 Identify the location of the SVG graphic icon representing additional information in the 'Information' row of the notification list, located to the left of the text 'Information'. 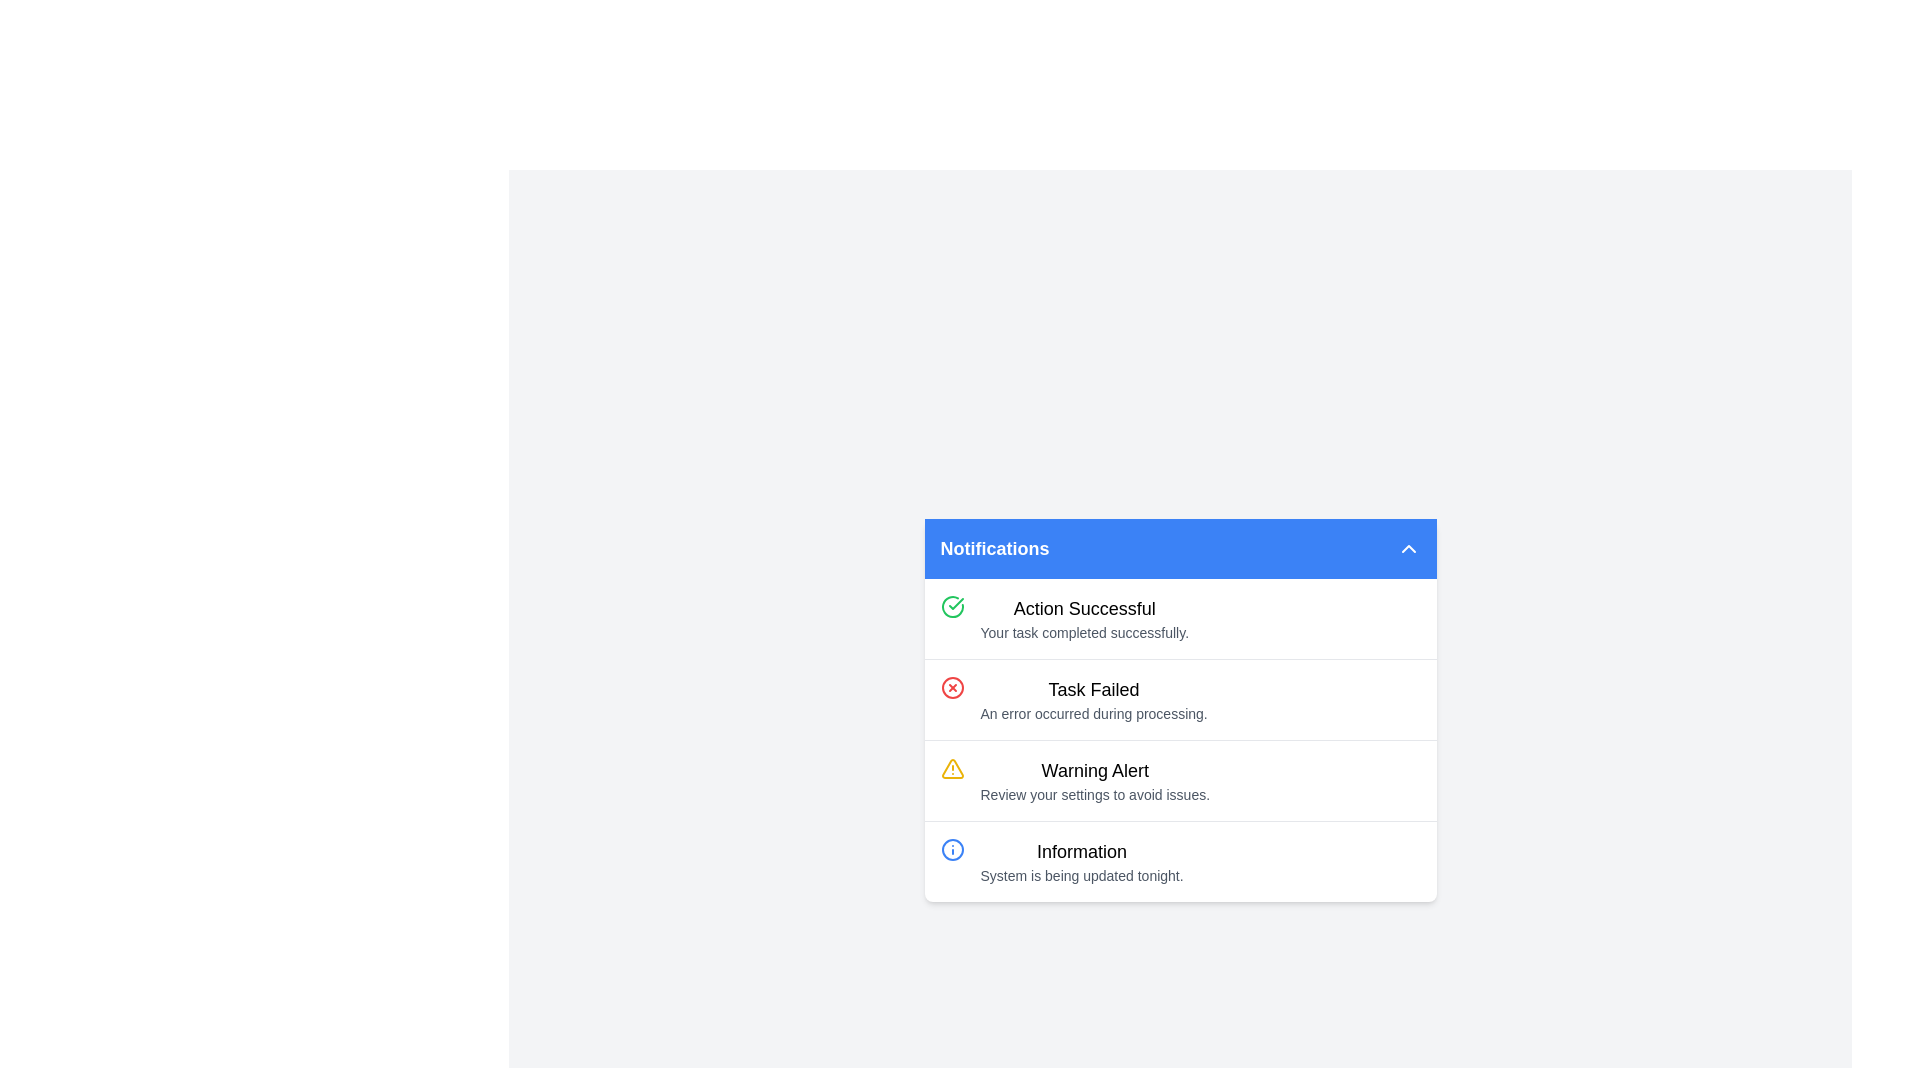
(951, 849).